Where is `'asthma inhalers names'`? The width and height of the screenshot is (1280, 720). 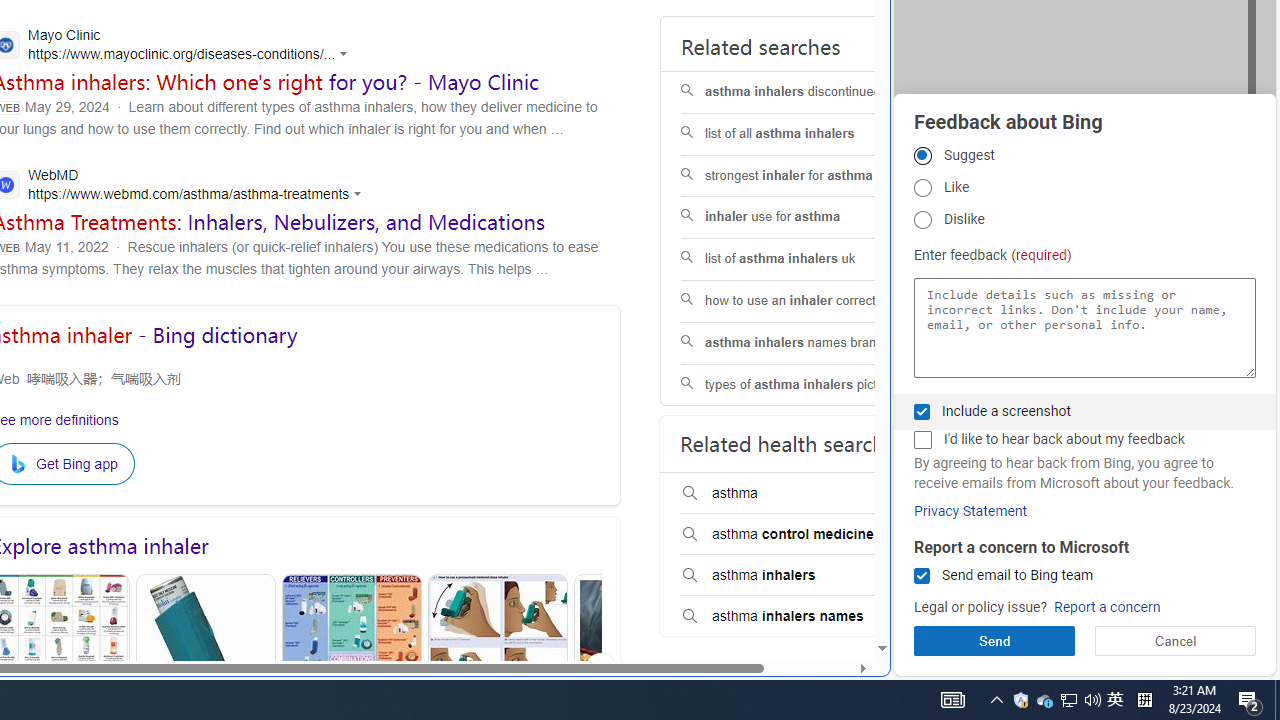
'asthma inhalers names' is located at coordinates (807, 615).